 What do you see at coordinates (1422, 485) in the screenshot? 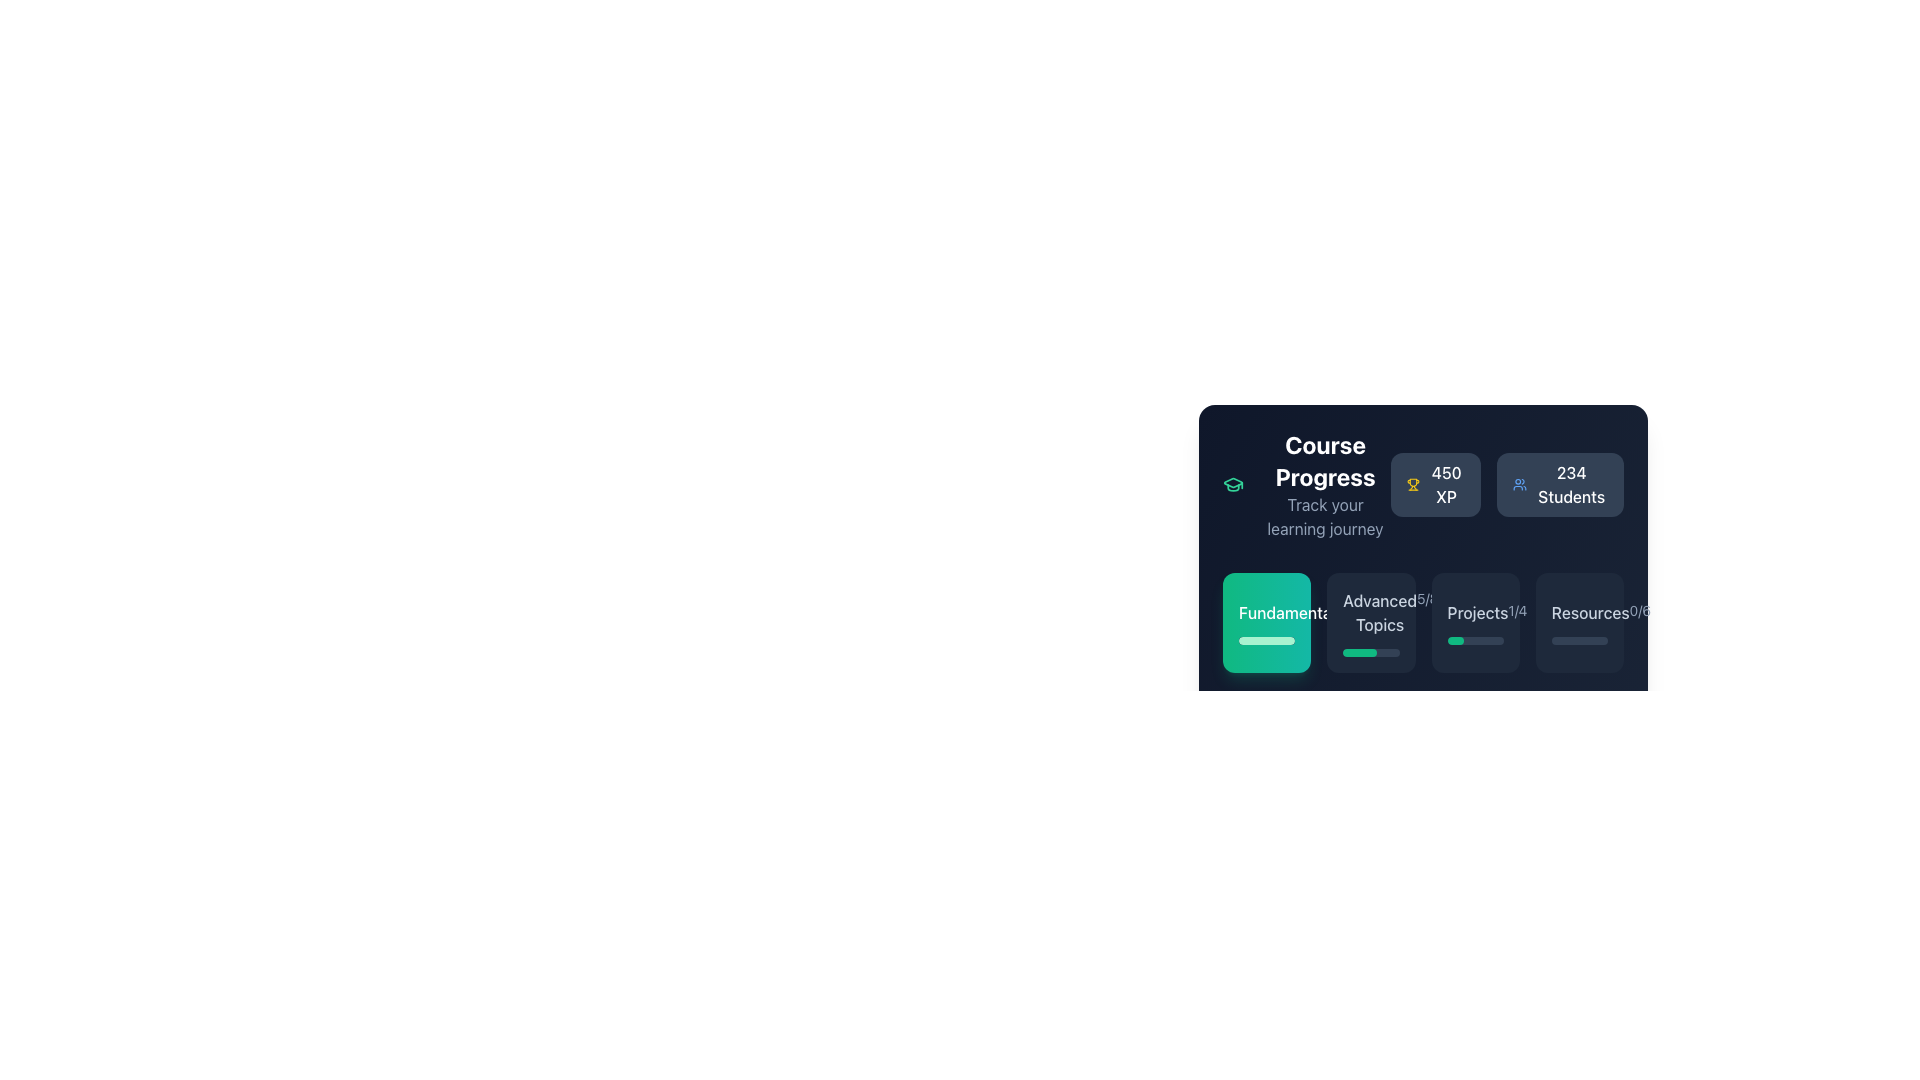
I see `the statistics section of the Informational component indicating '450 XP' or '234 Students' if it is interactive` at bounding box center [1422, 485].